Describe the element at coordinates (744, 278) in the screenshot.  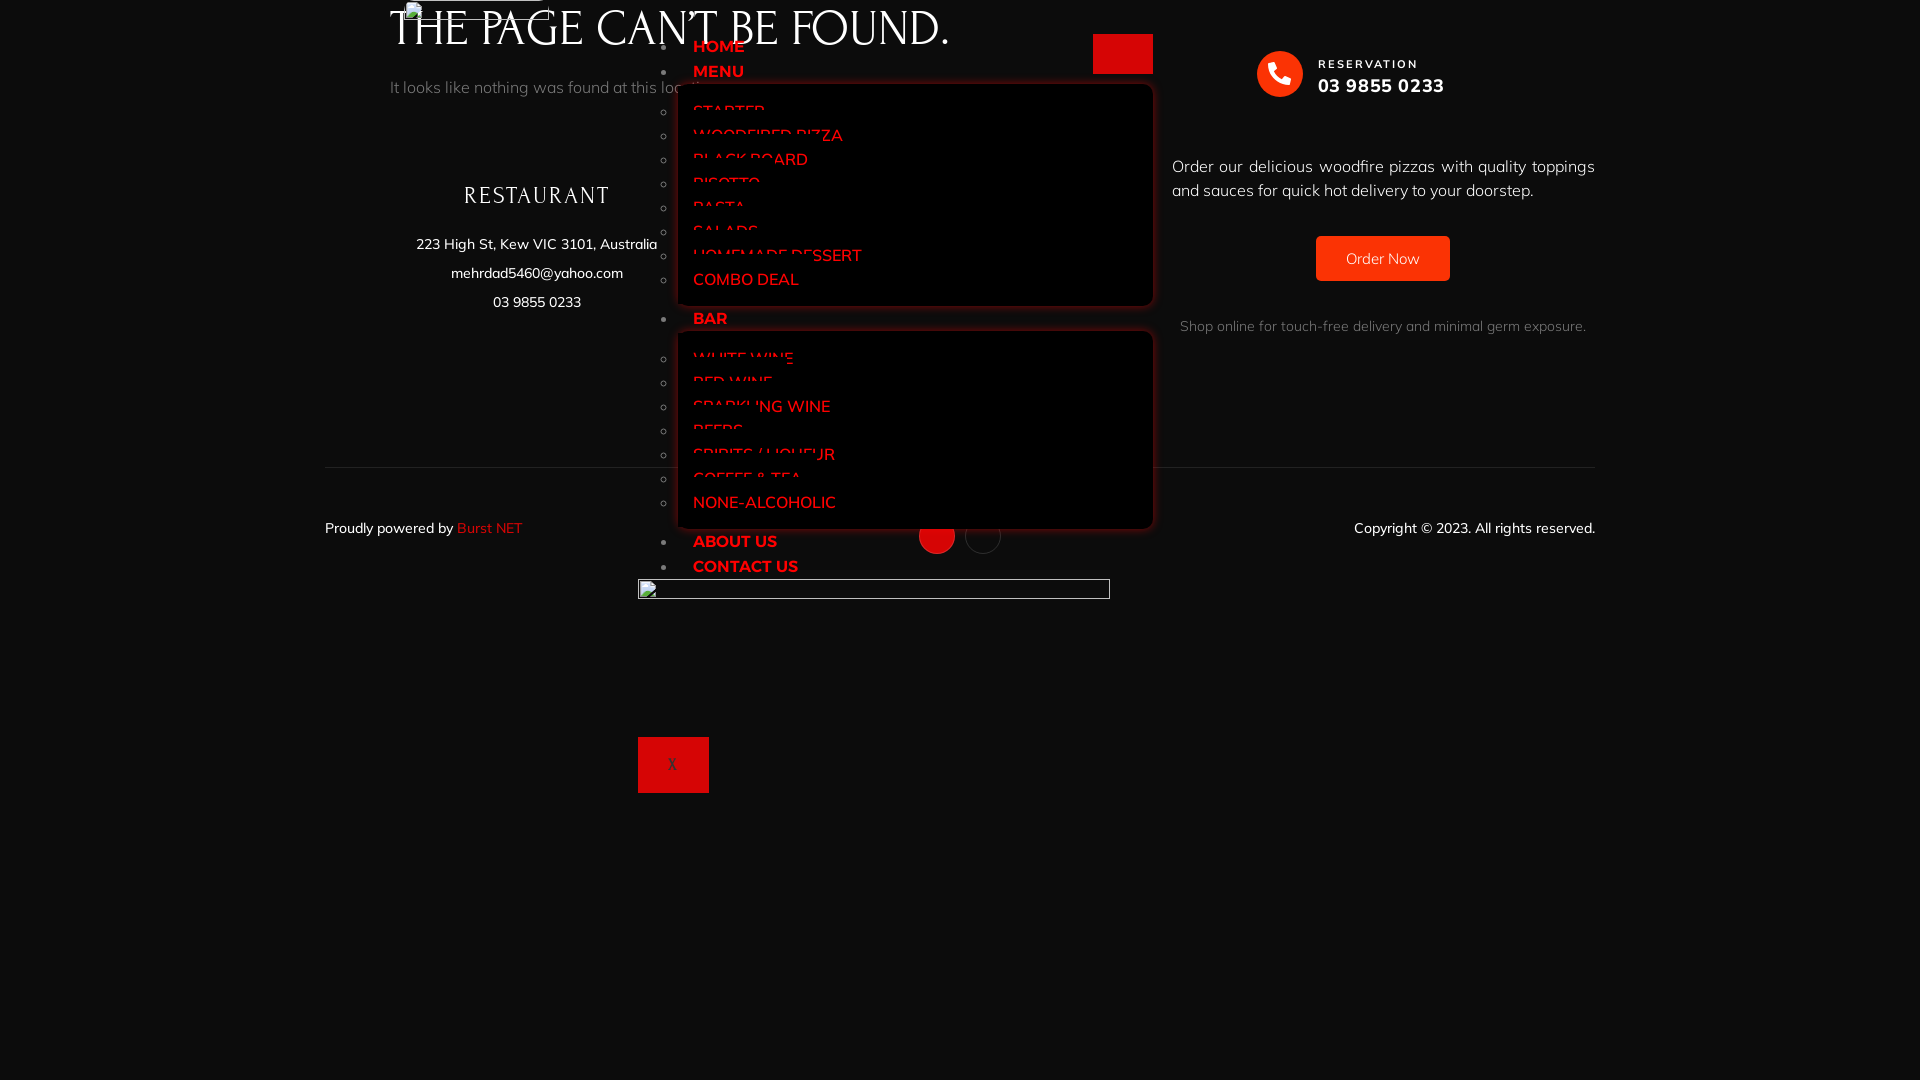
I see `'COMBO DEAL'` at that location.